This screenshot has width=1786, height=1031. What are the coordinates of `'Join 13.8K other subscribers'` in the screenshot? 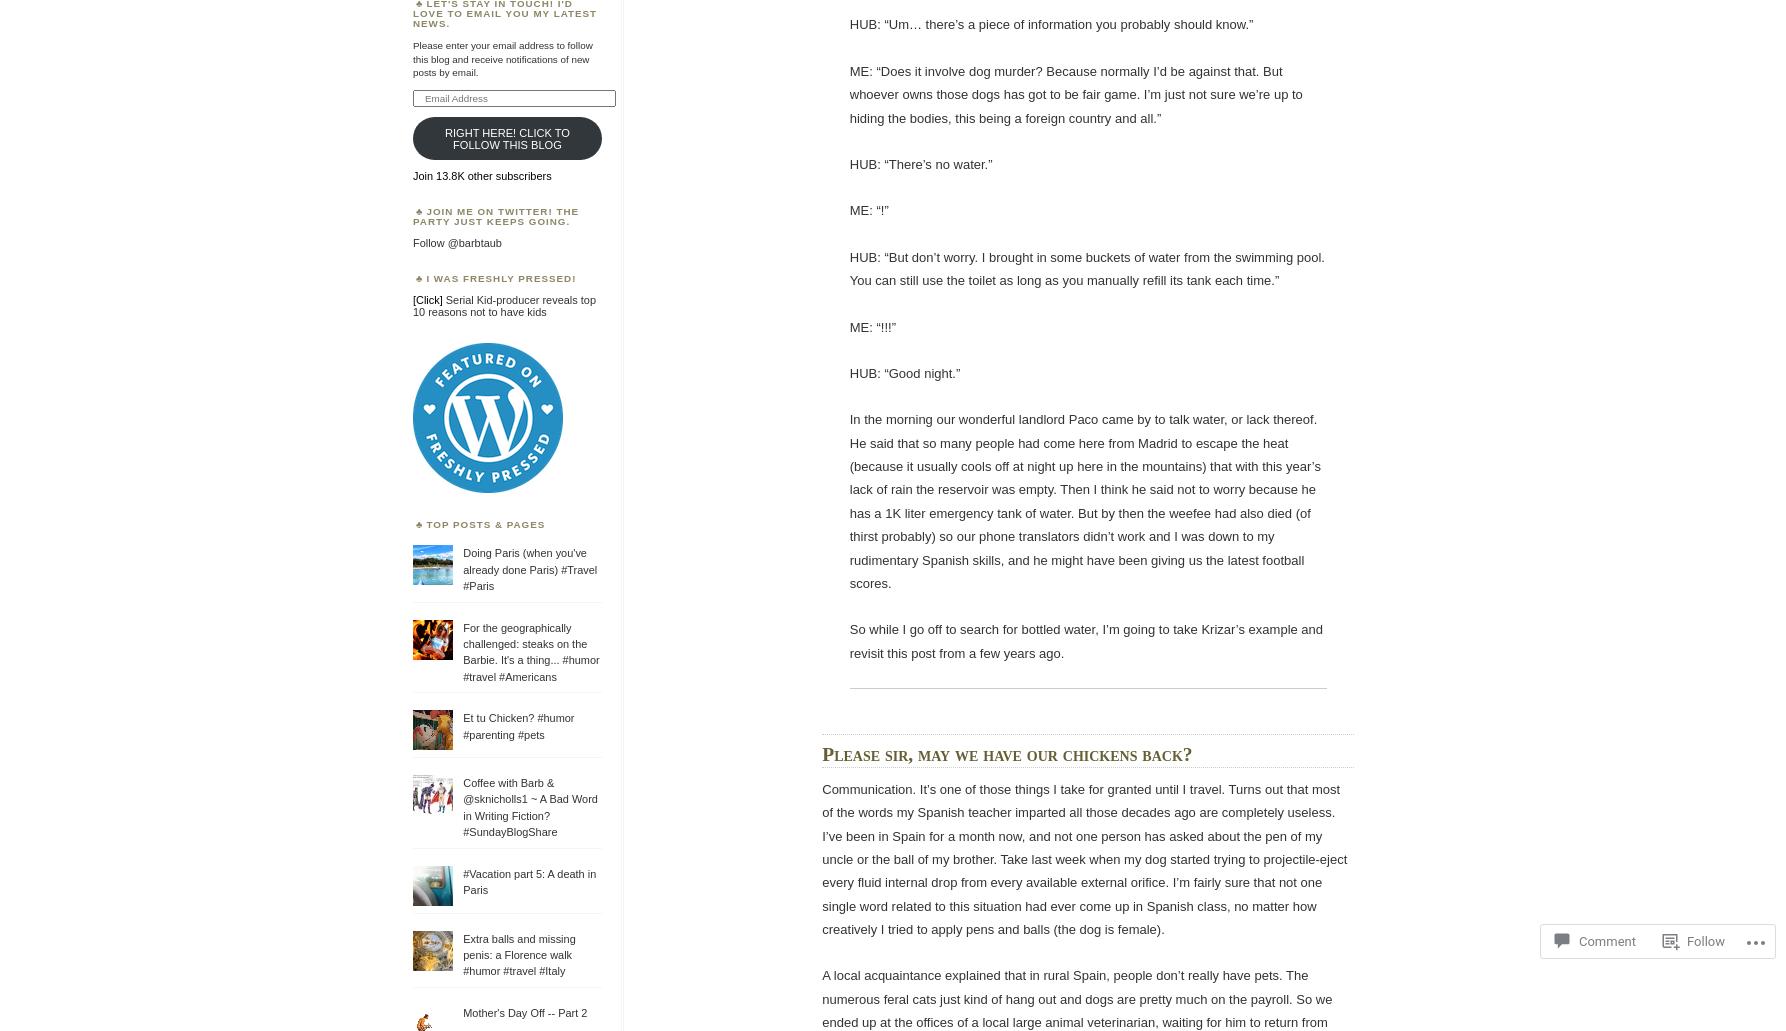 It's located at (412, 174).